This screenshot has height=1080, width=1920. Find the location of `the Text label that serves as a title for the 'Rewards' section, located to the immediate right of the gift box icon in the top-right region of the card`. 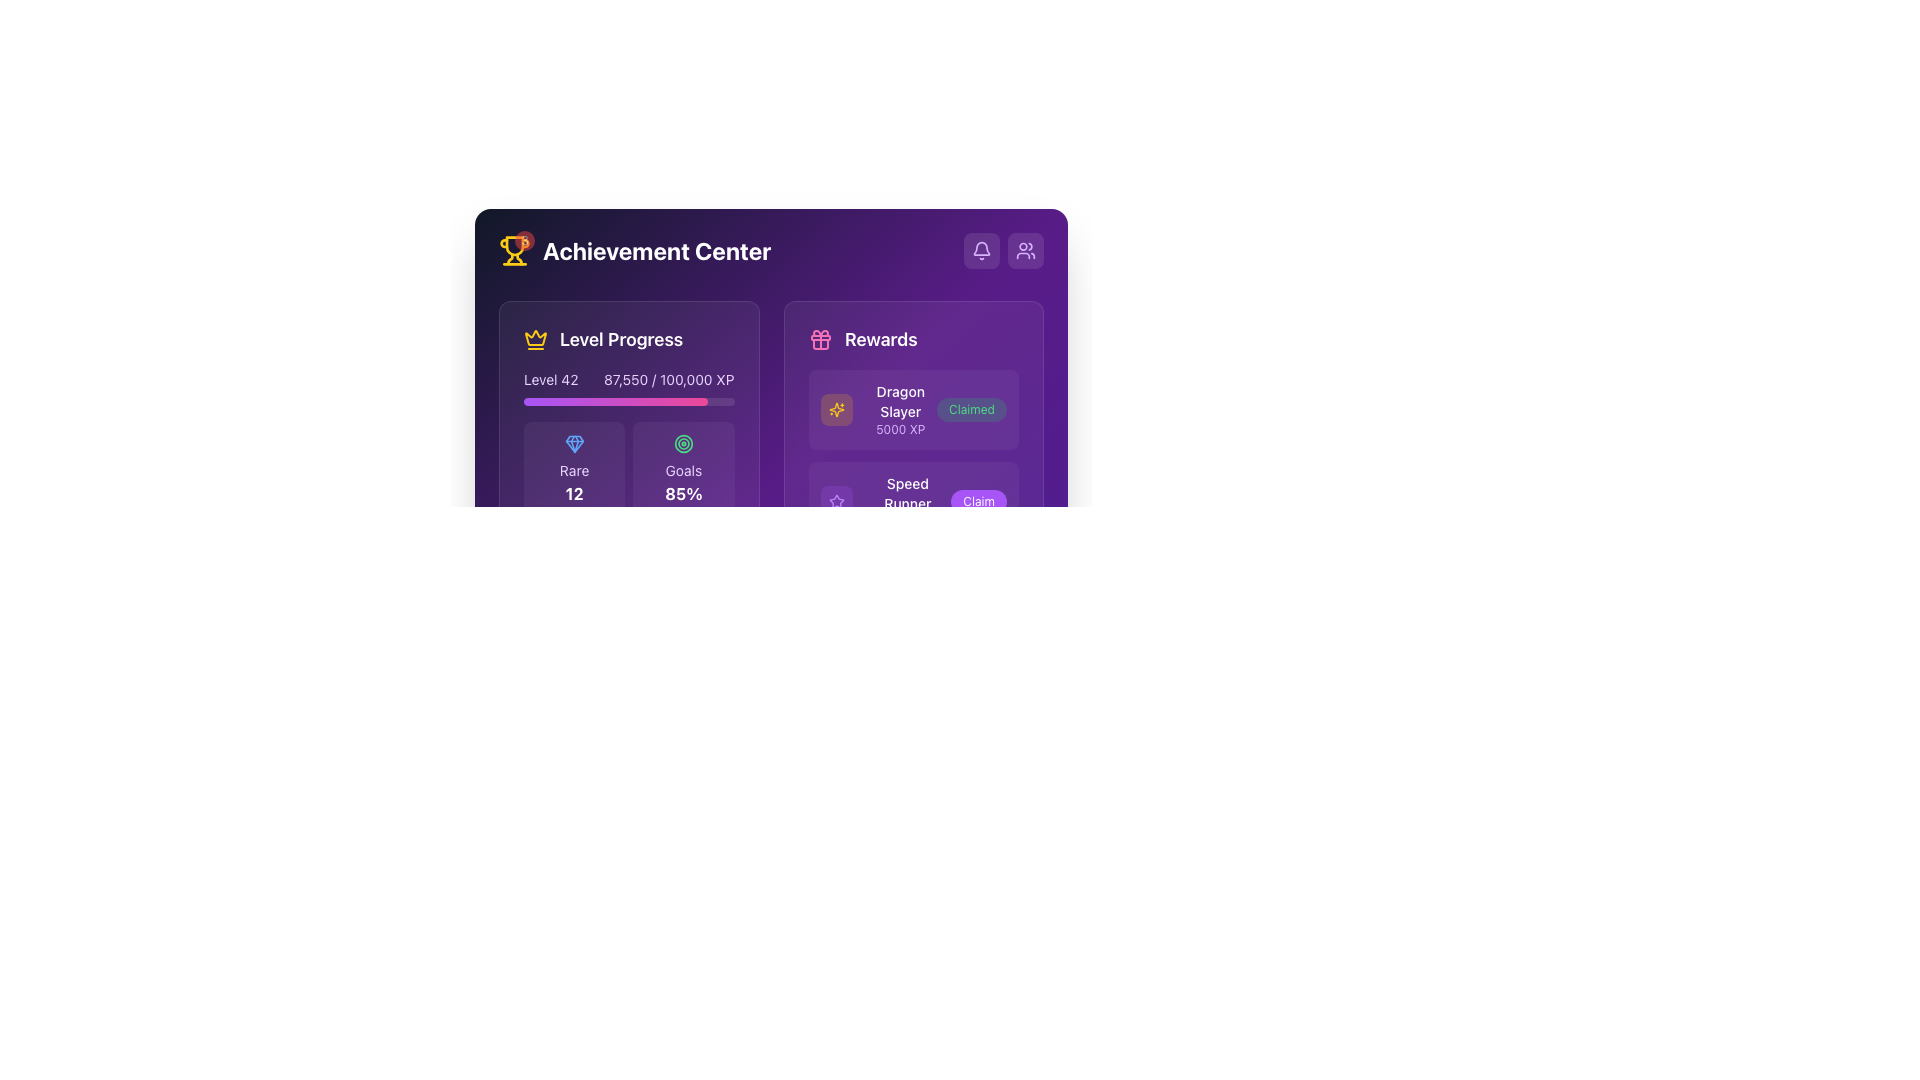

the Text label that serves as a title for the 'Rewards' section, located to the immediate right of the gift box icon in the top-right region of the card is located at coordinates (880, 338).